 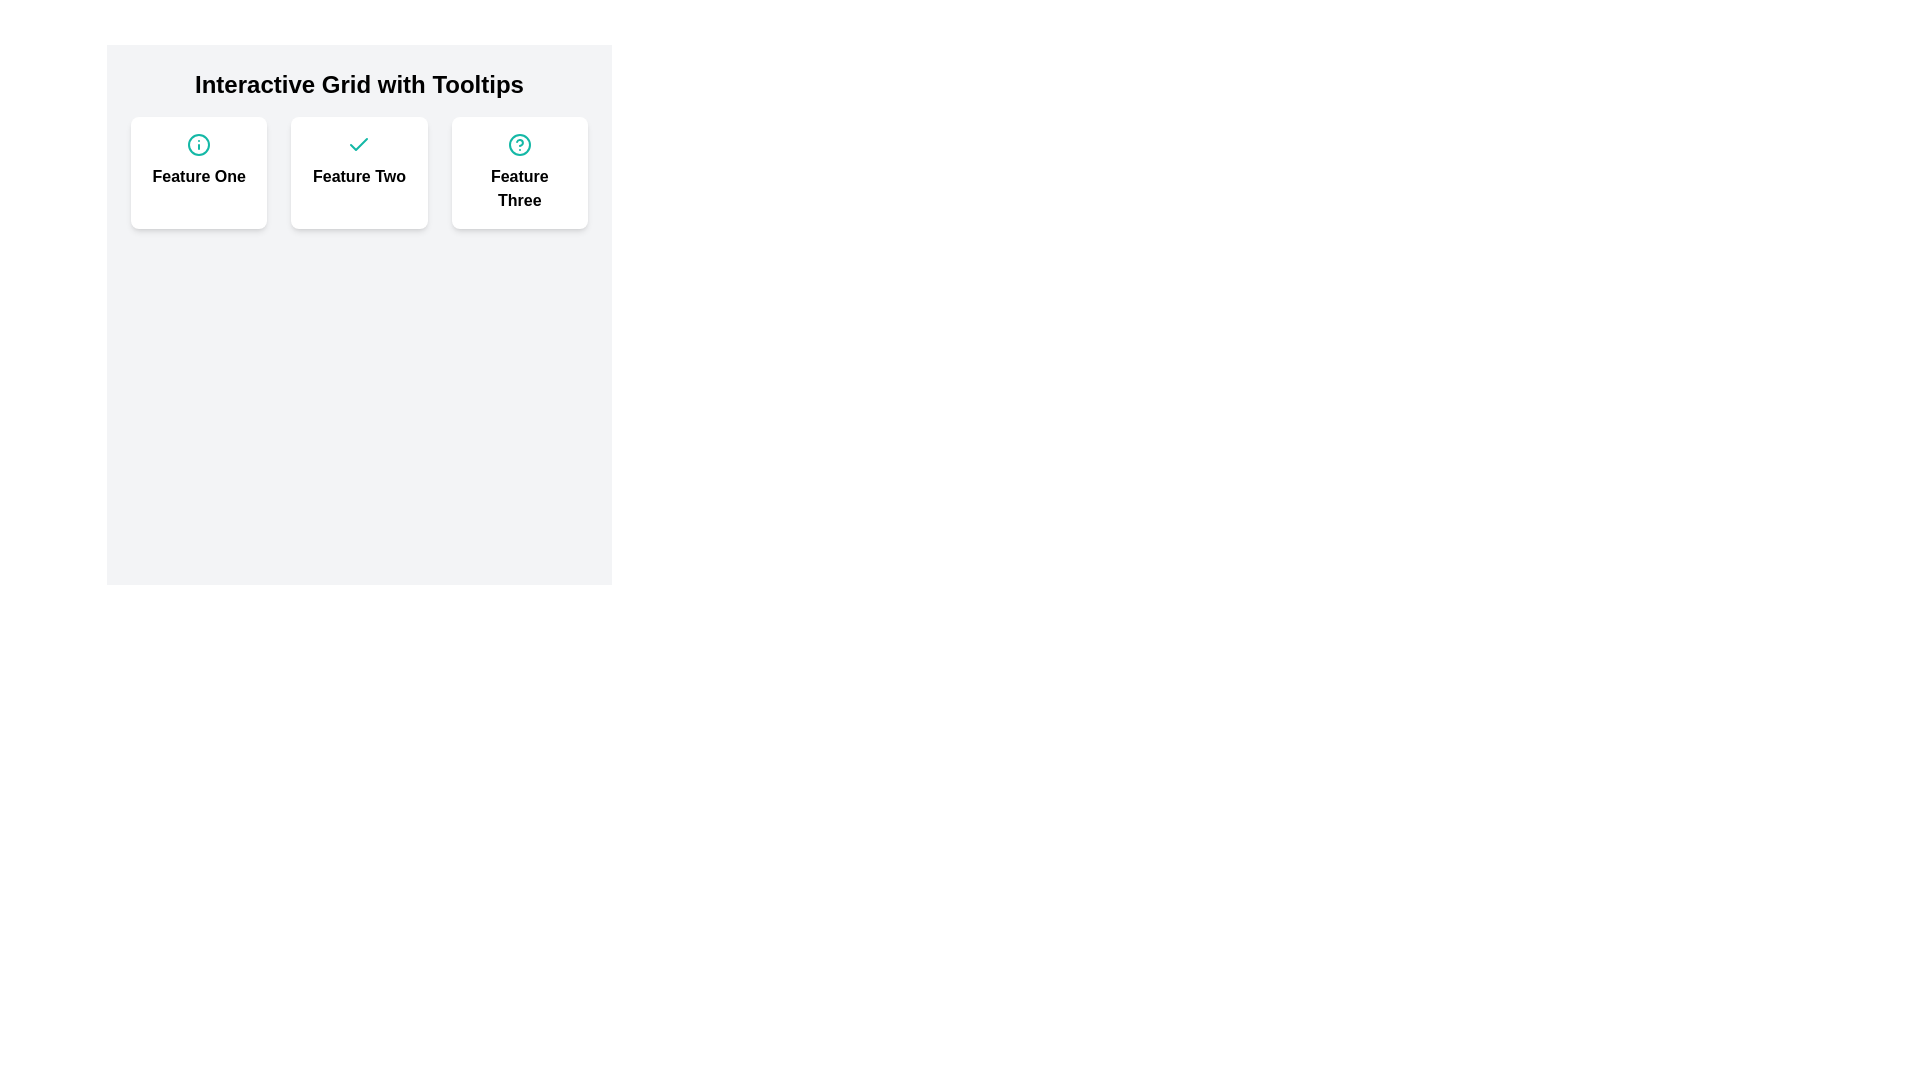 I want to click on the decorative icon located at the top-center section of the 'Feature Two' card, which symbolizes confirmation or selection, so click(x=359, y=144).